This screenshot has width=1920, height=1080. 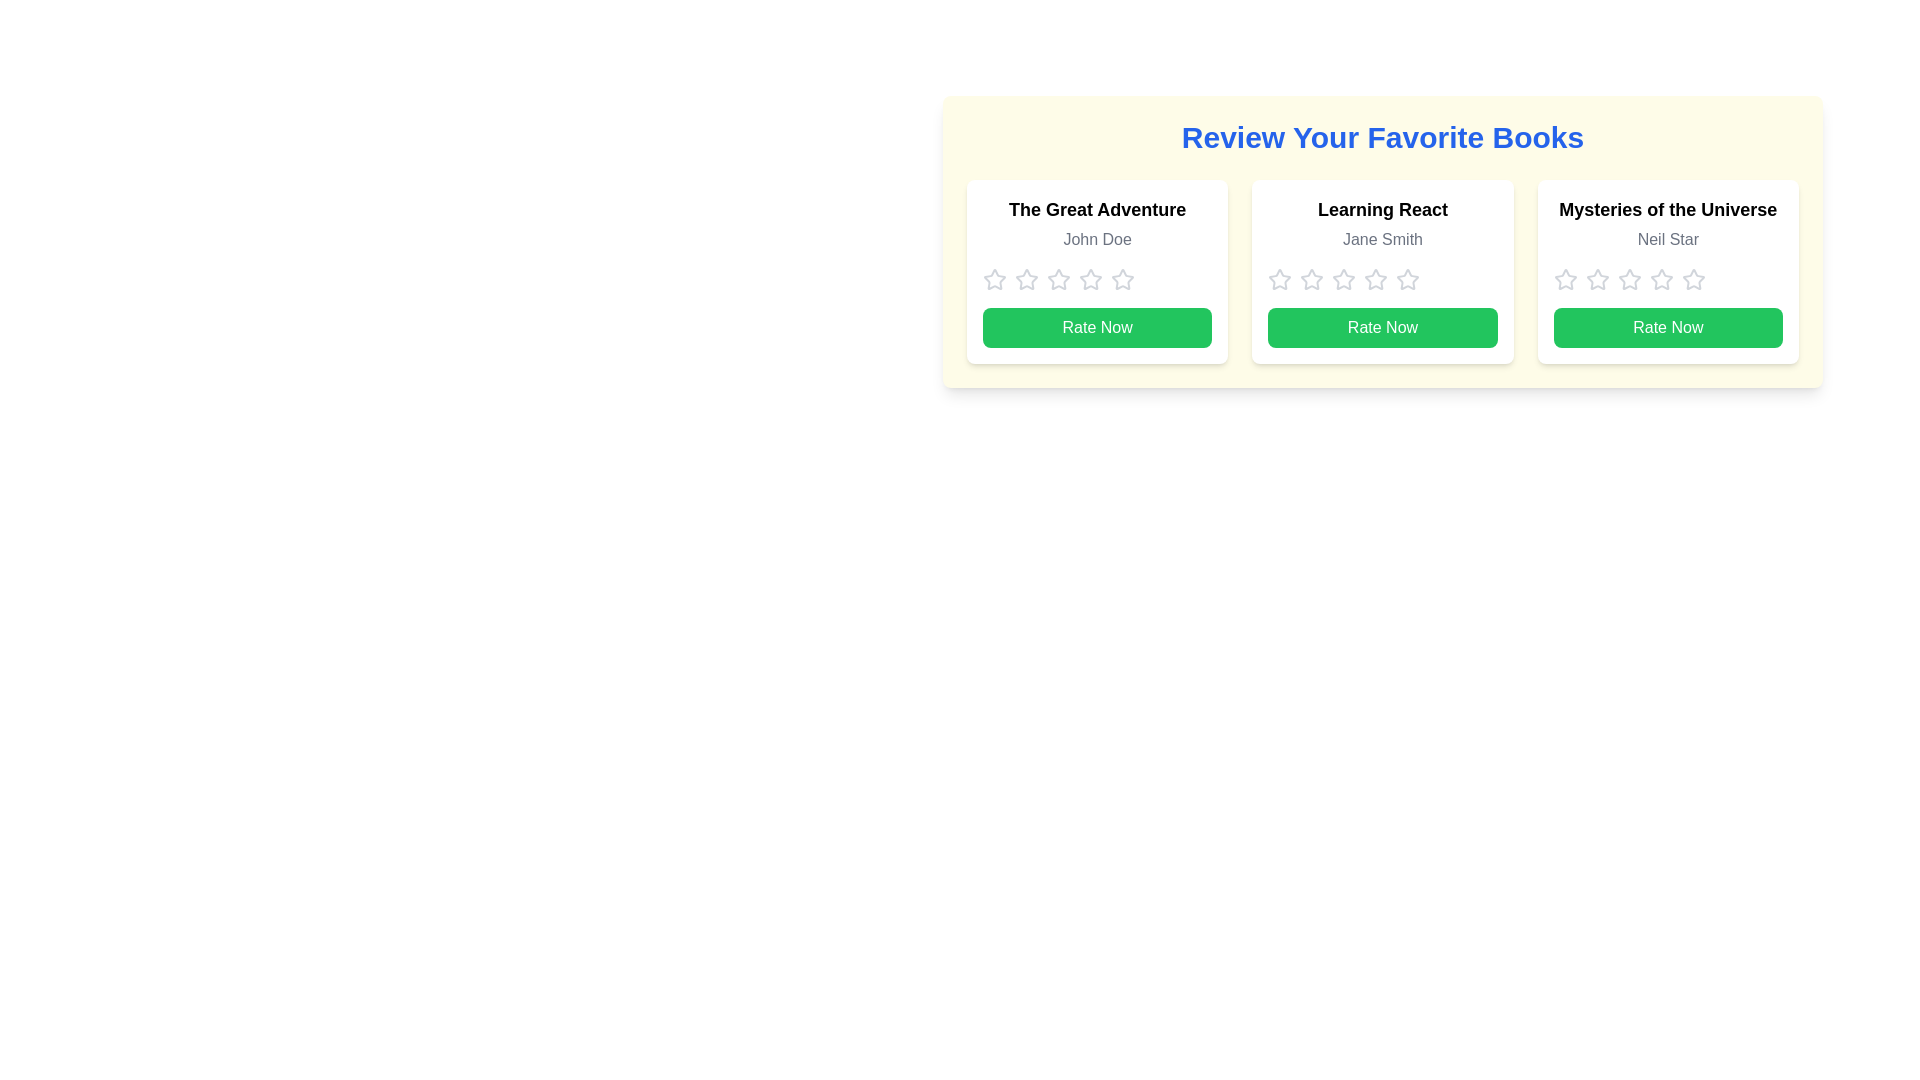 What do you see at coordinates (1692, 280) in the screenshot?
I see `the fifth star rating icon, which has a hollow light gray appearance, located on the far right of the row of three cards for the book titled 'Mysteries of the Universe', to scale it` at bounding box center [1692, 280].